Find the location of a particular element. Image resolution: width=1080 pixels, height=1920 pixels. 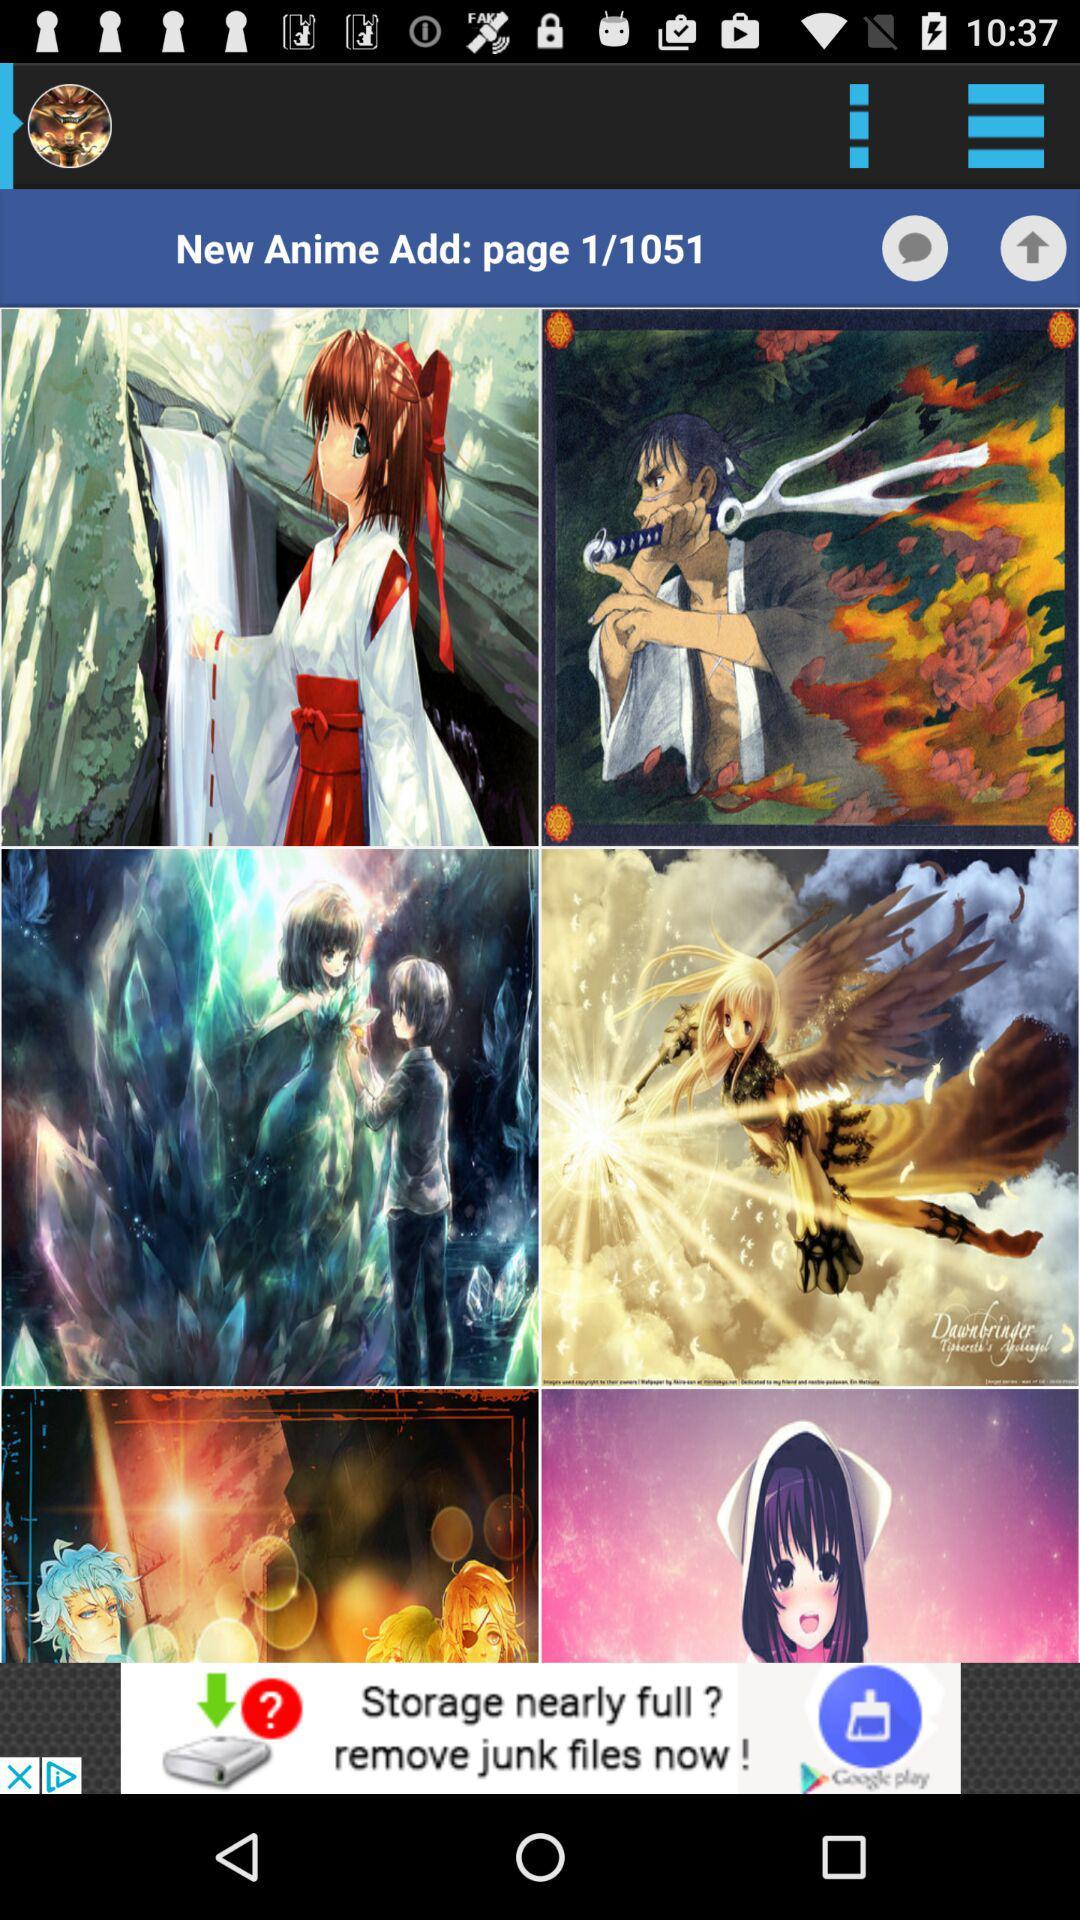

the chat icon is located at coordinates (914, 264).